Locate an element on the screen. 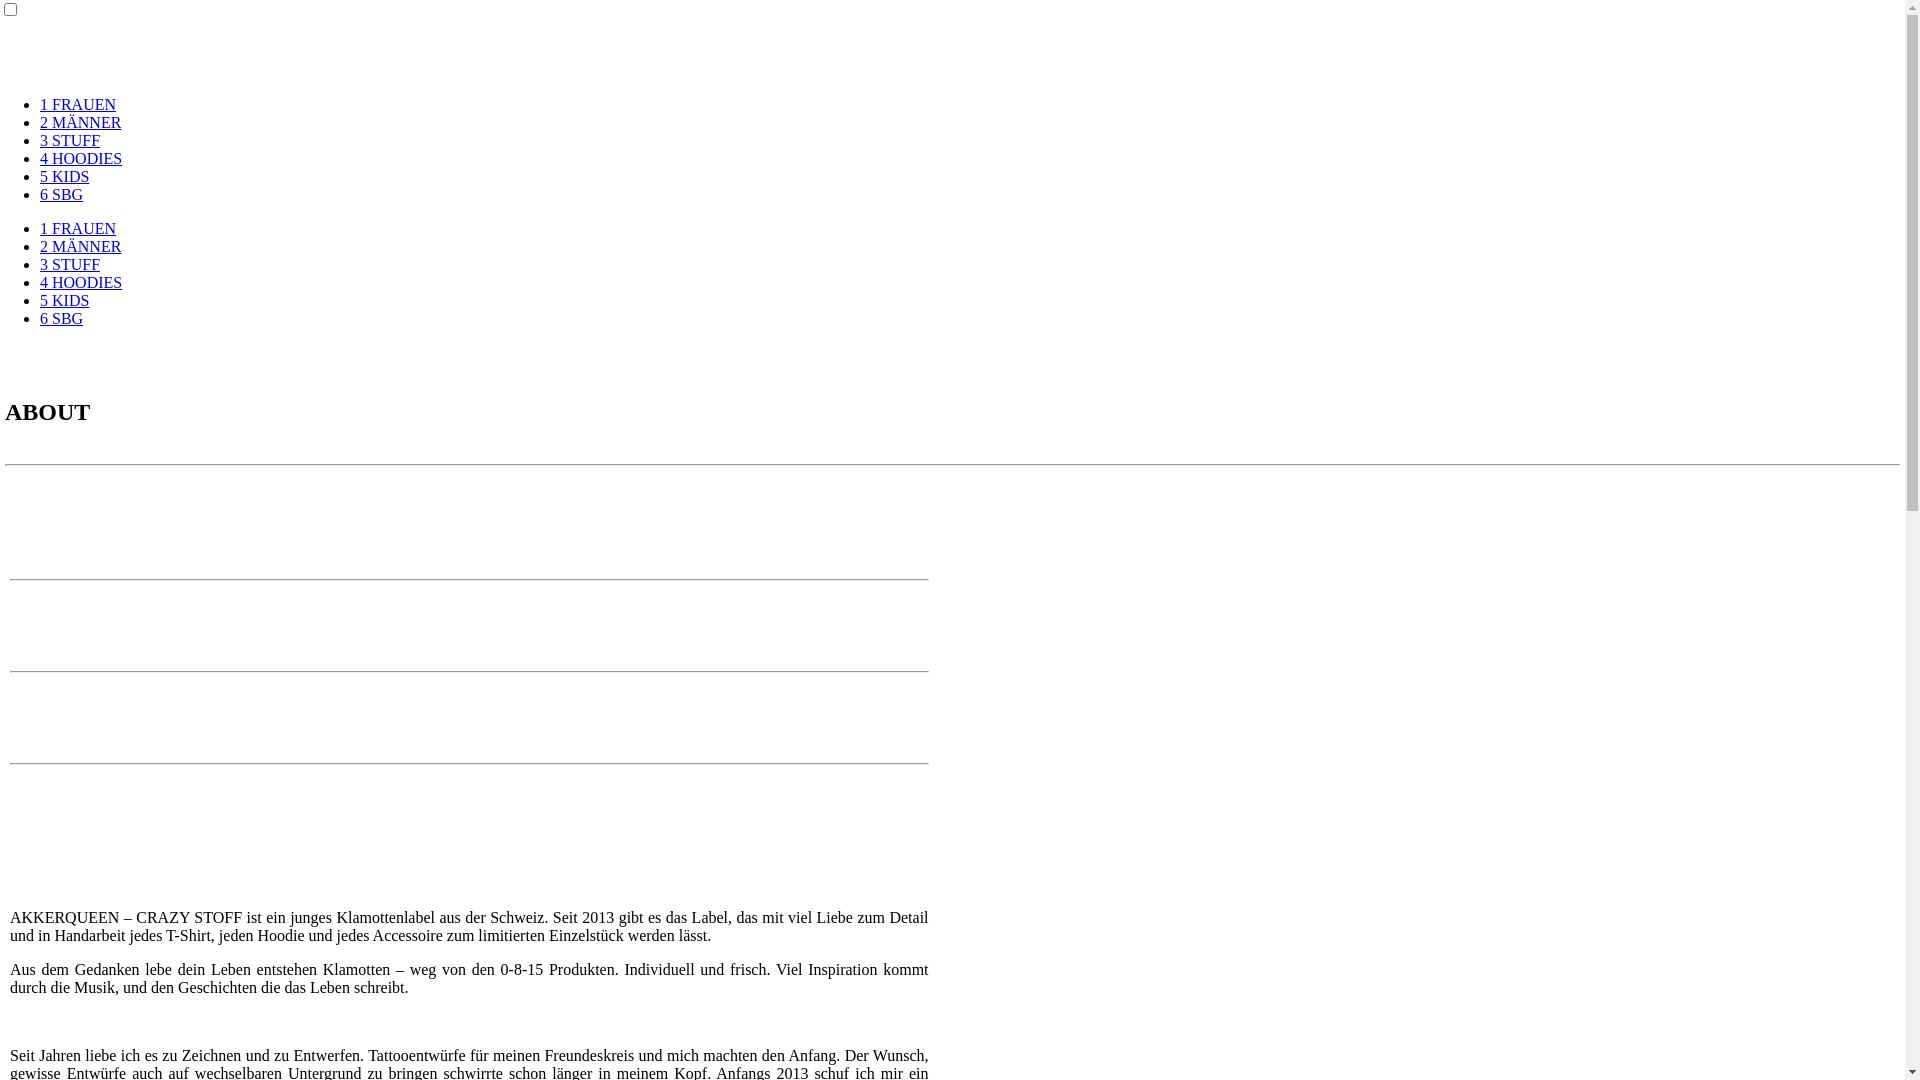  '1 FRAUEN' is located at coordinates (77, 227).